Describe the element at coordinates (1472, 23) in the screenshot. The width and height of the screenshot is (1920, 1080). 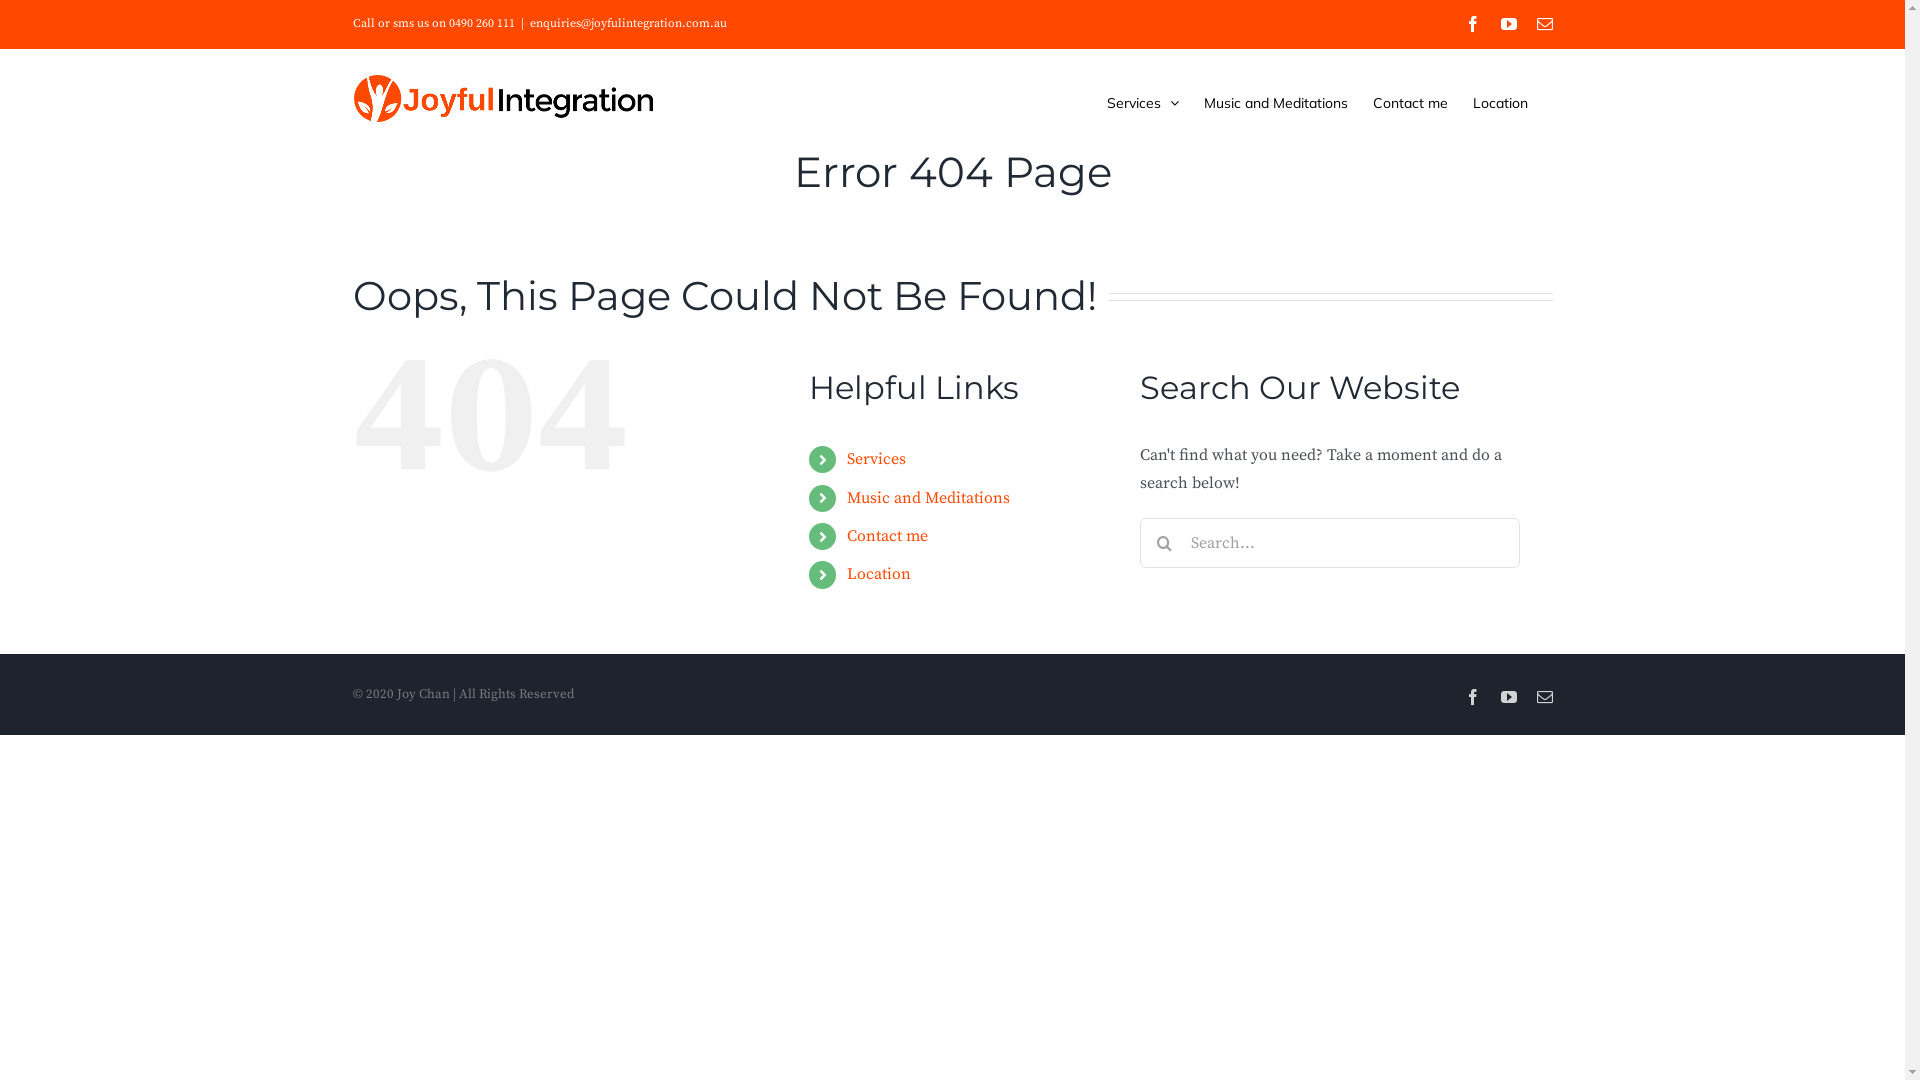
I see `'Facebook'` at that location.